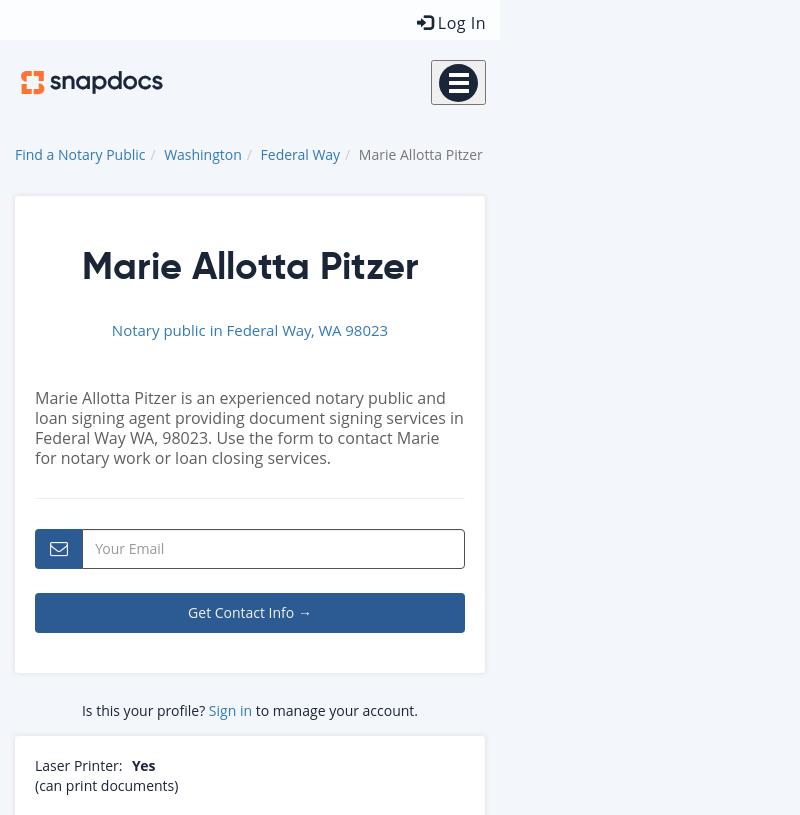 This screenshot has height=815, width=800. I want to click on 'to manage your account.', so click(334, 709).